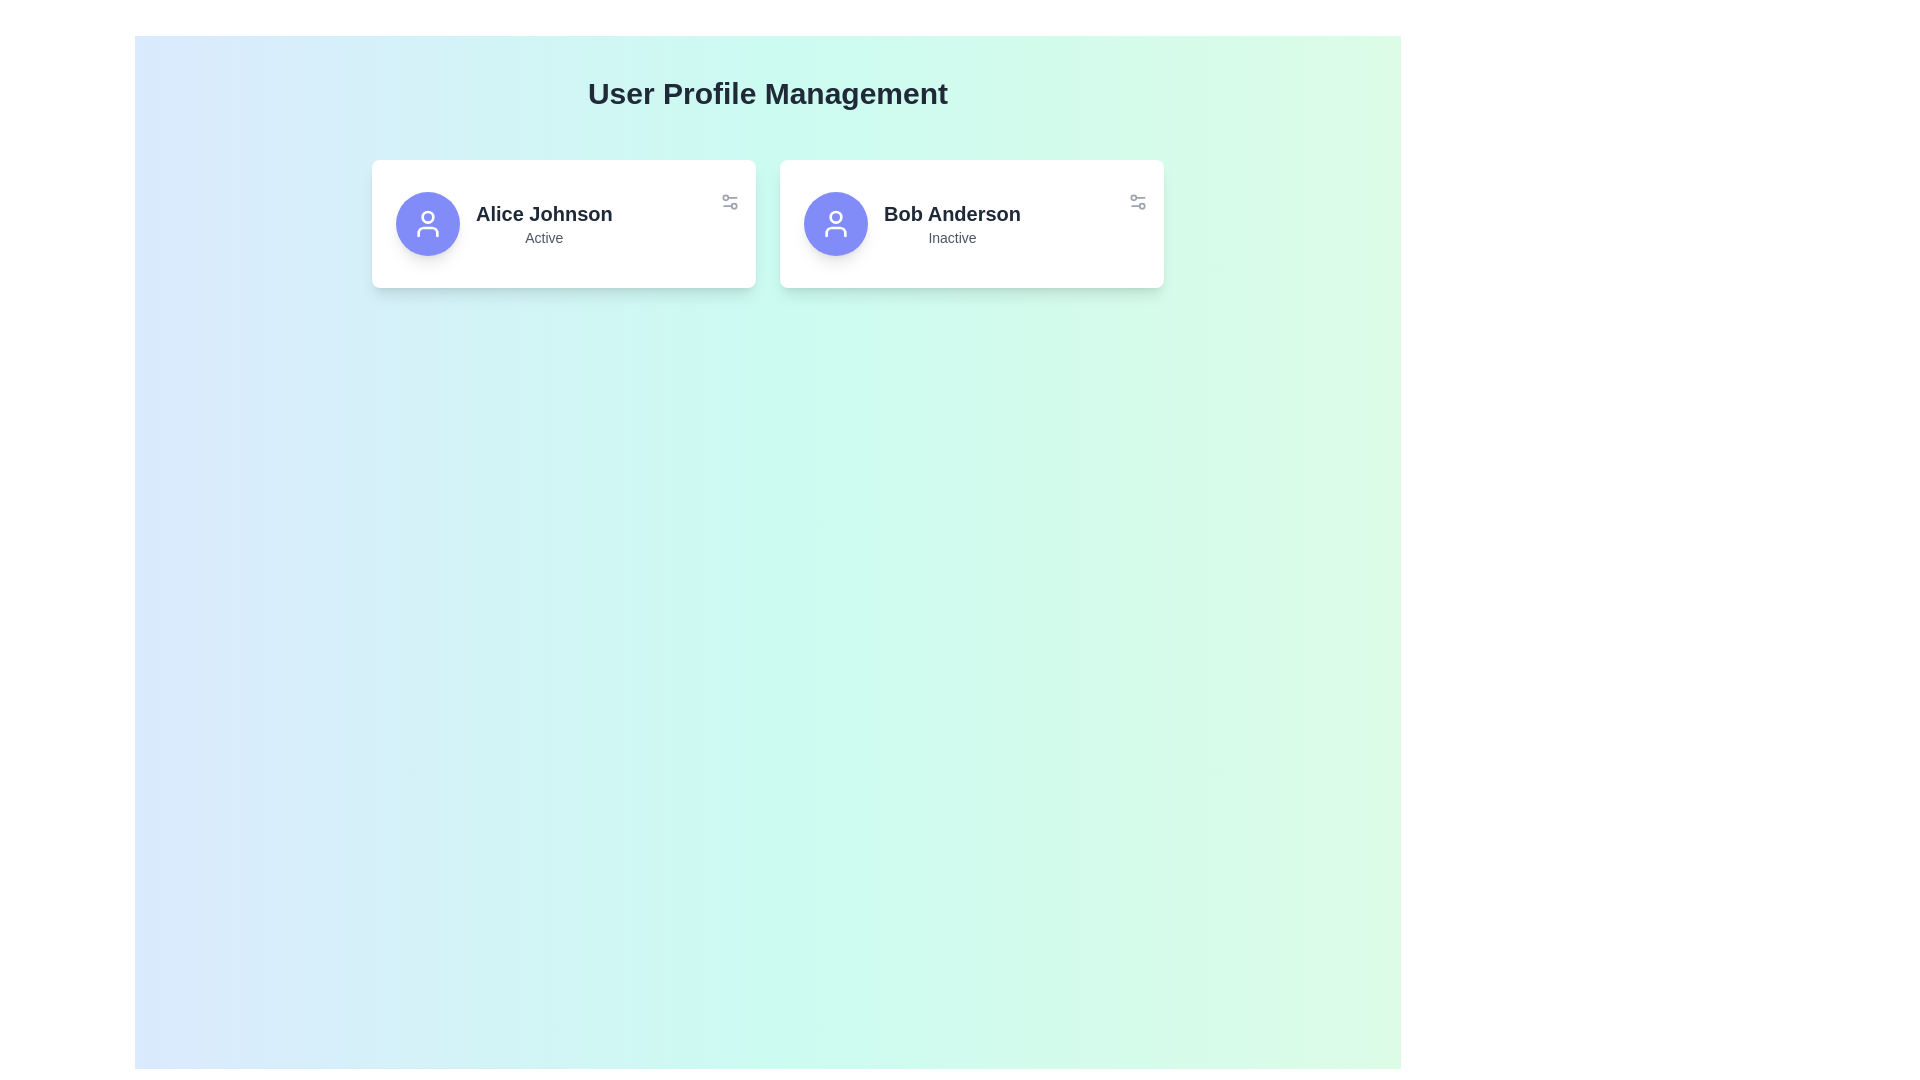  I want to click on the text display component showing 'Bob Anderson' and 'Inactive' in the right user profile card, so click(951, 223).